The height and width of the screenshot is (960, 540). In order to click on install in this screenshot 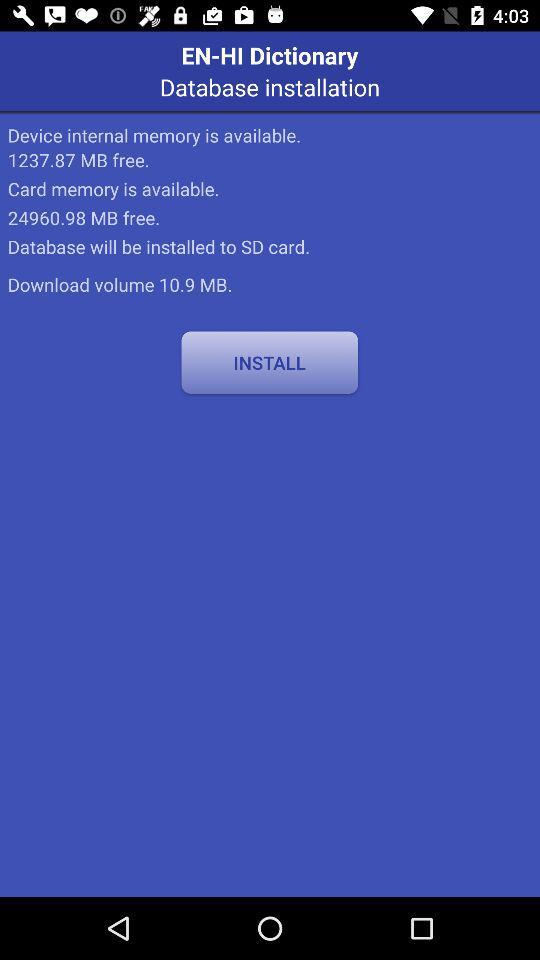, I will do `click(269, 361)`.